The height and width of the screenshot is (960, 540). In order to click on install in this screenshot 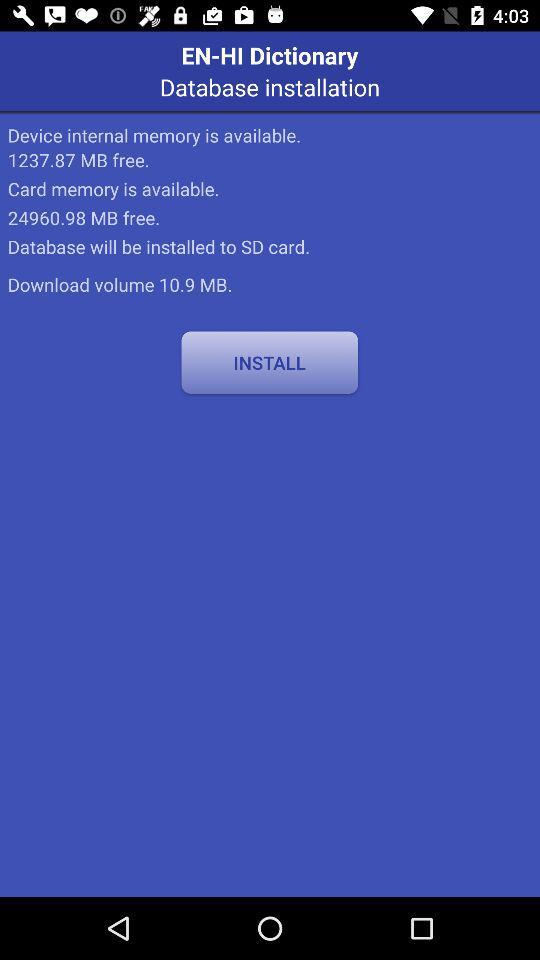, I will do `click(269, 361)`.